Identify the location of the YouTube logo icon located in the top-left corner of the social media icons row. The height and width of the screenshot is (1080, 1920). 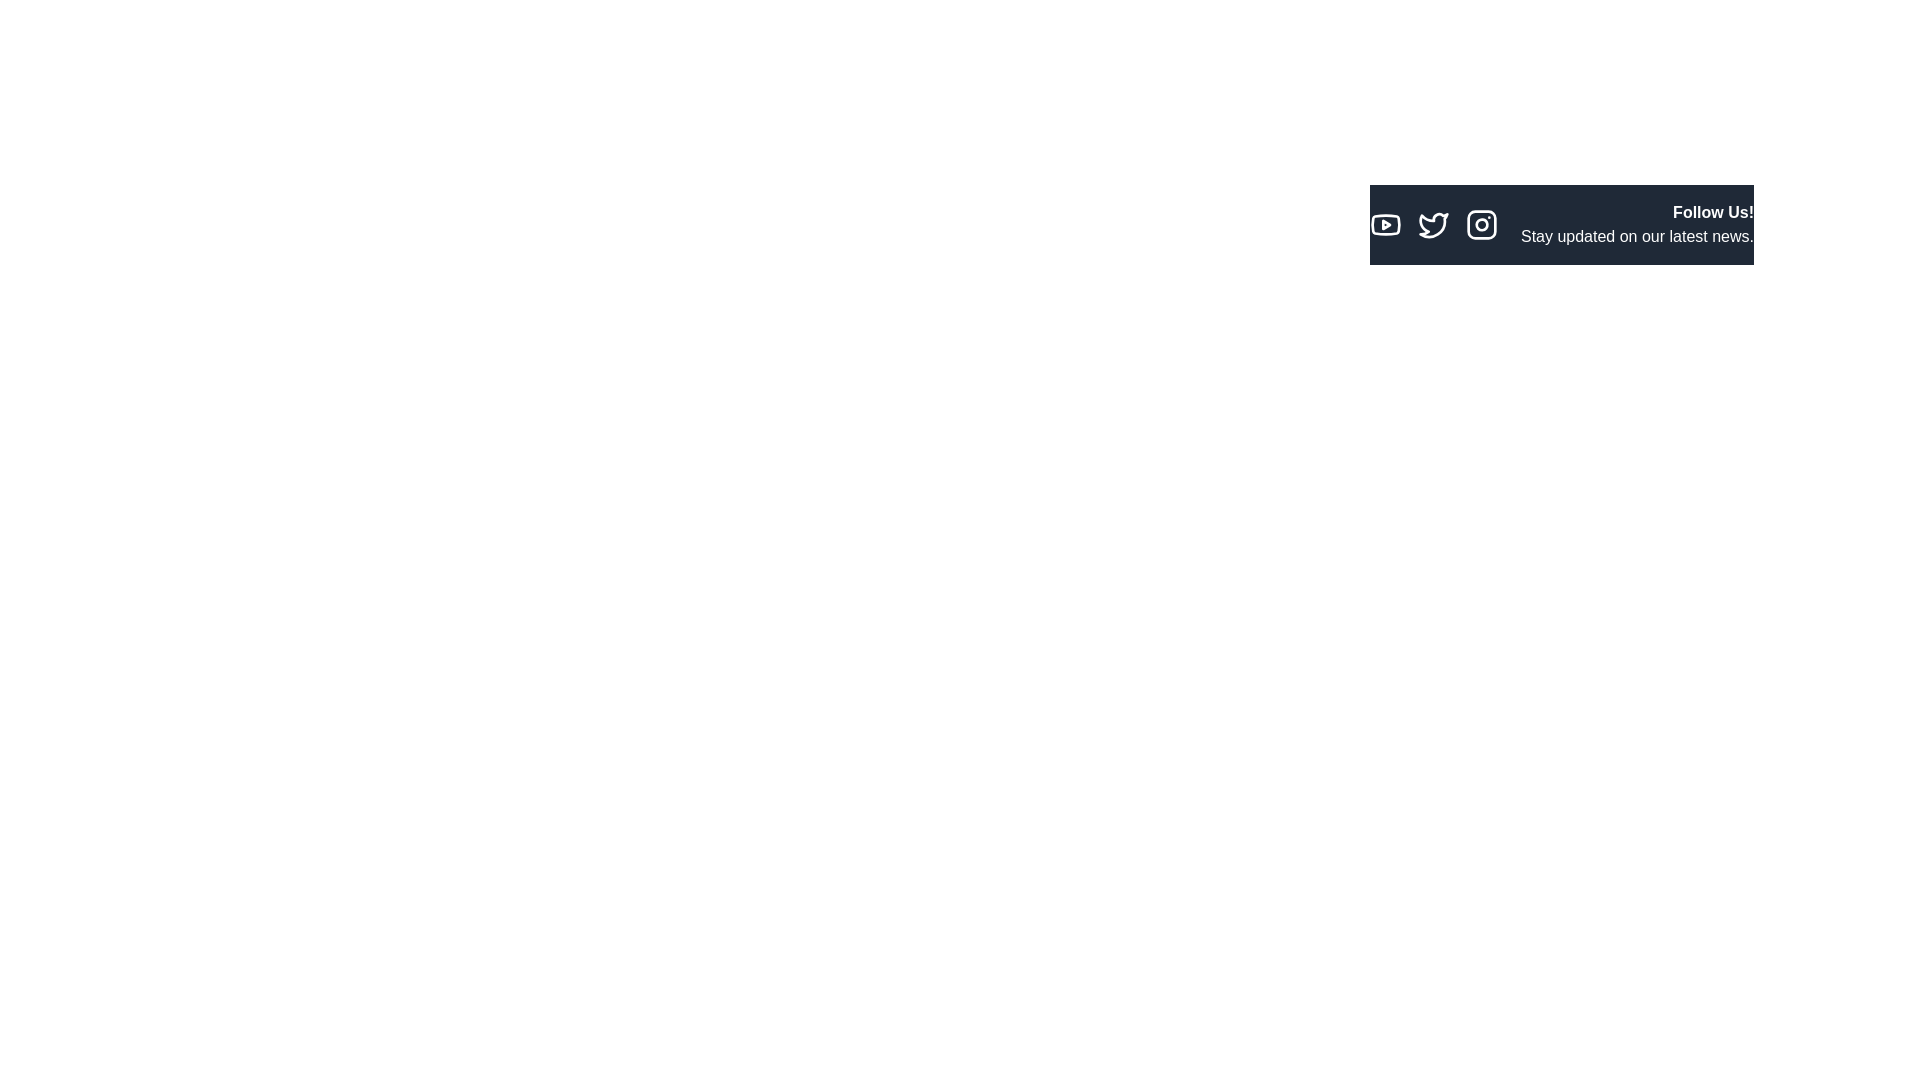
(1385, 224).